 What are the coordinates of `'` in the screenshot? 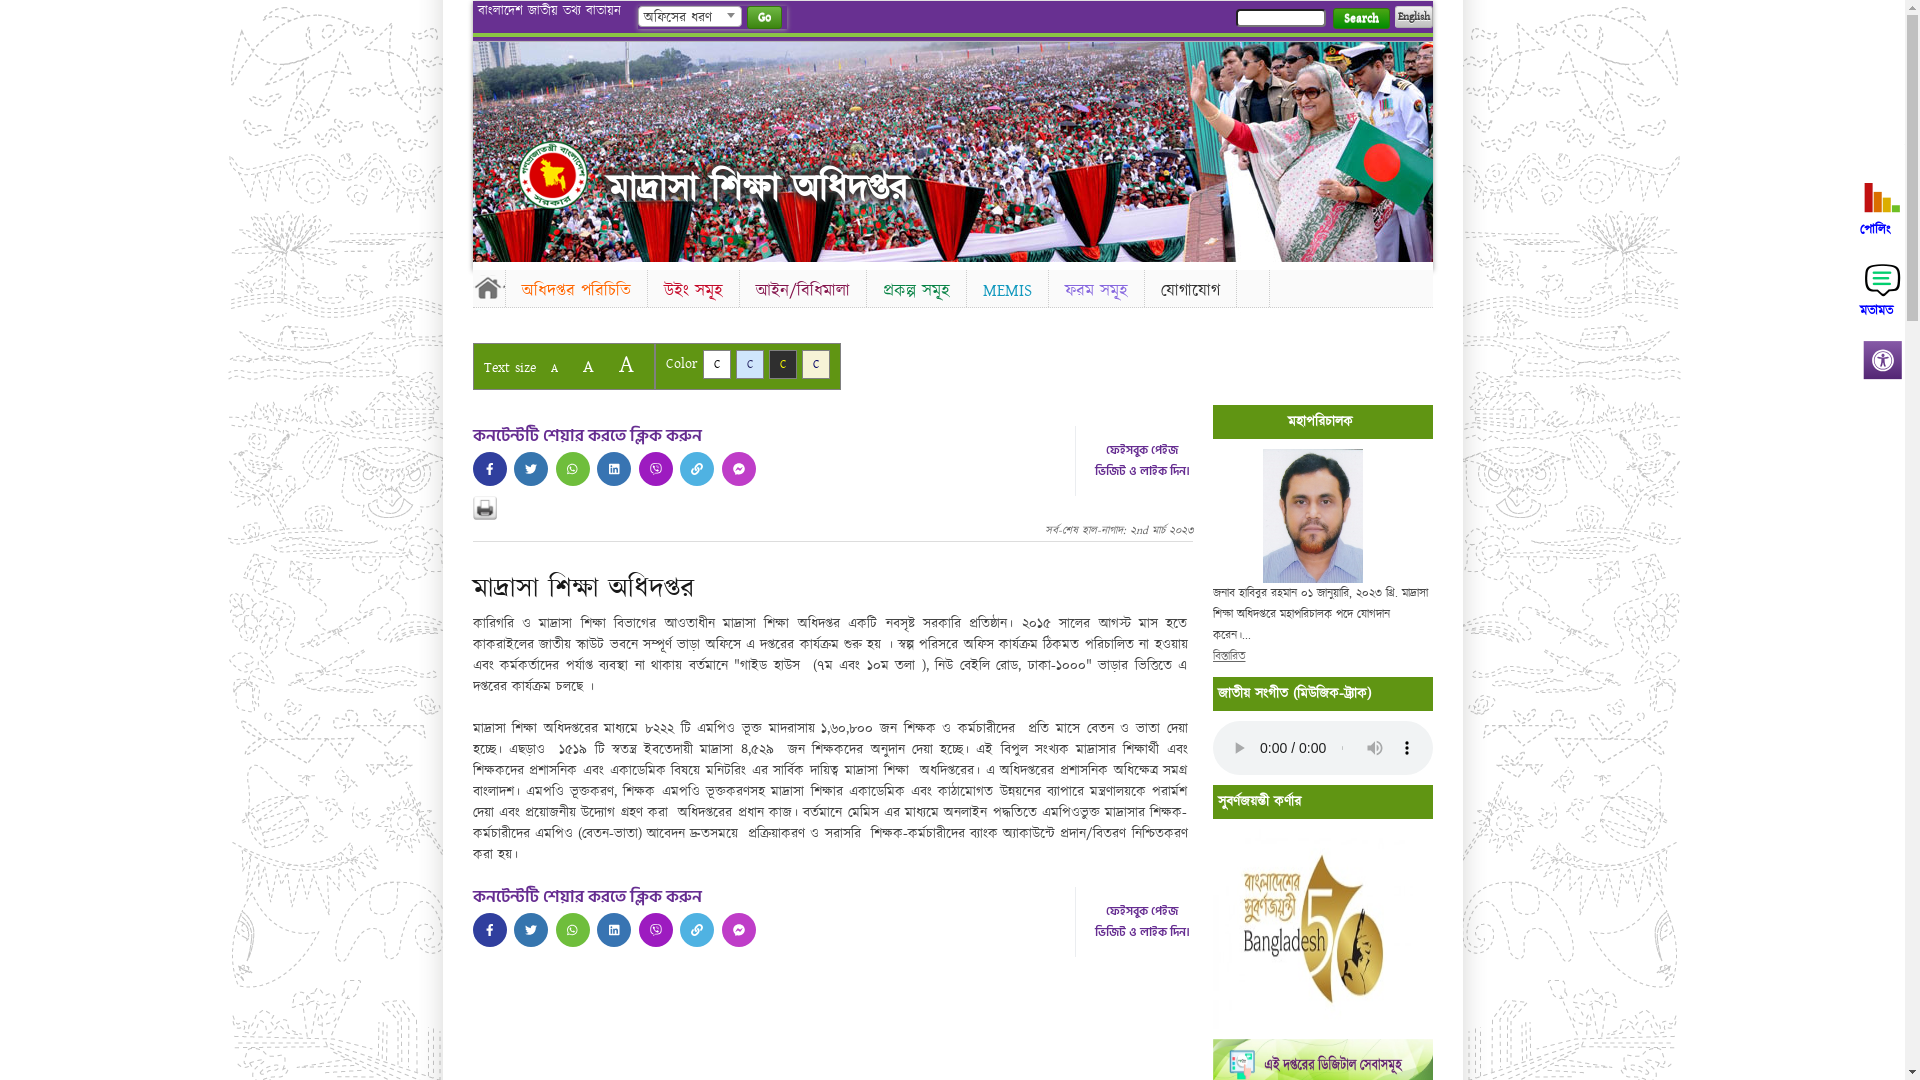 It's located at (552, 173).